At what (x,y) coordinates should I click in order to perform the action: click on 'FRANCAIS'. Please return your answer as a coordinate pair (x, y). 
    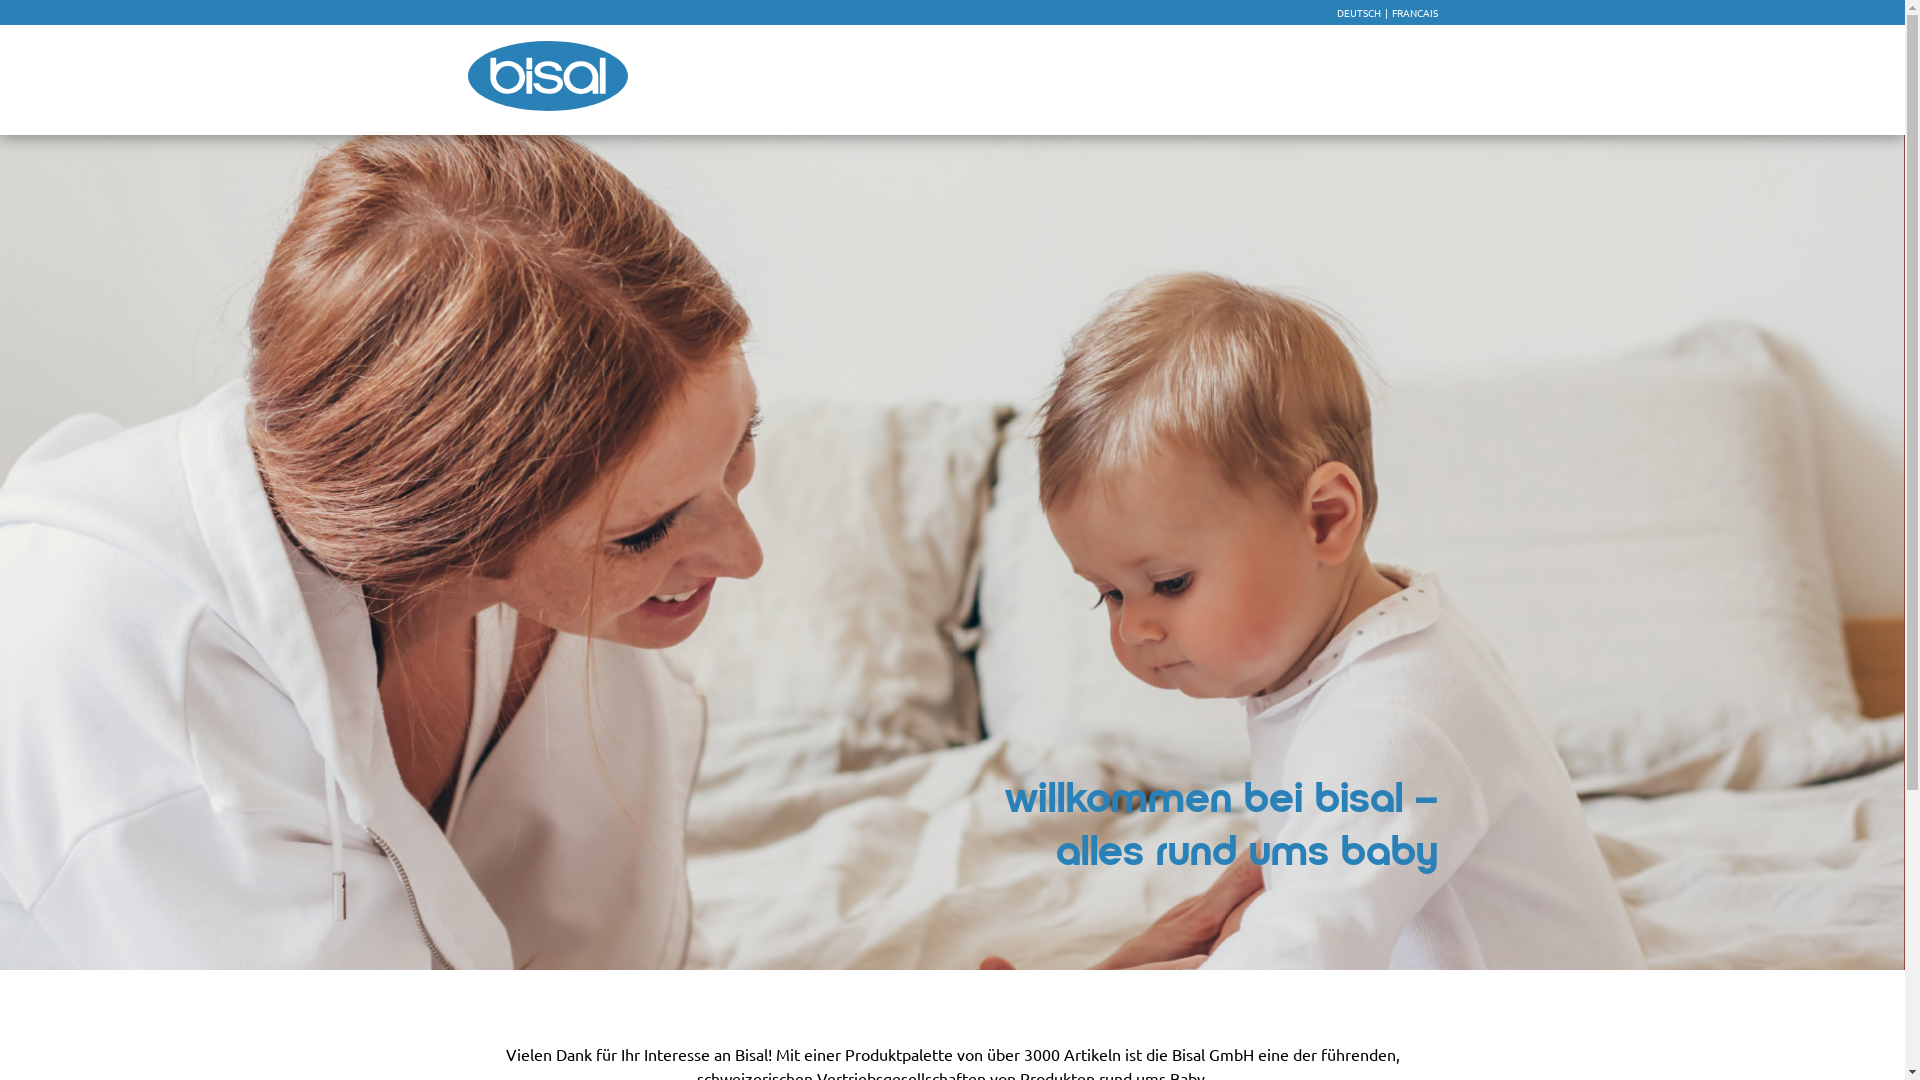
    Looking at the image, I should click on (1391, 12).